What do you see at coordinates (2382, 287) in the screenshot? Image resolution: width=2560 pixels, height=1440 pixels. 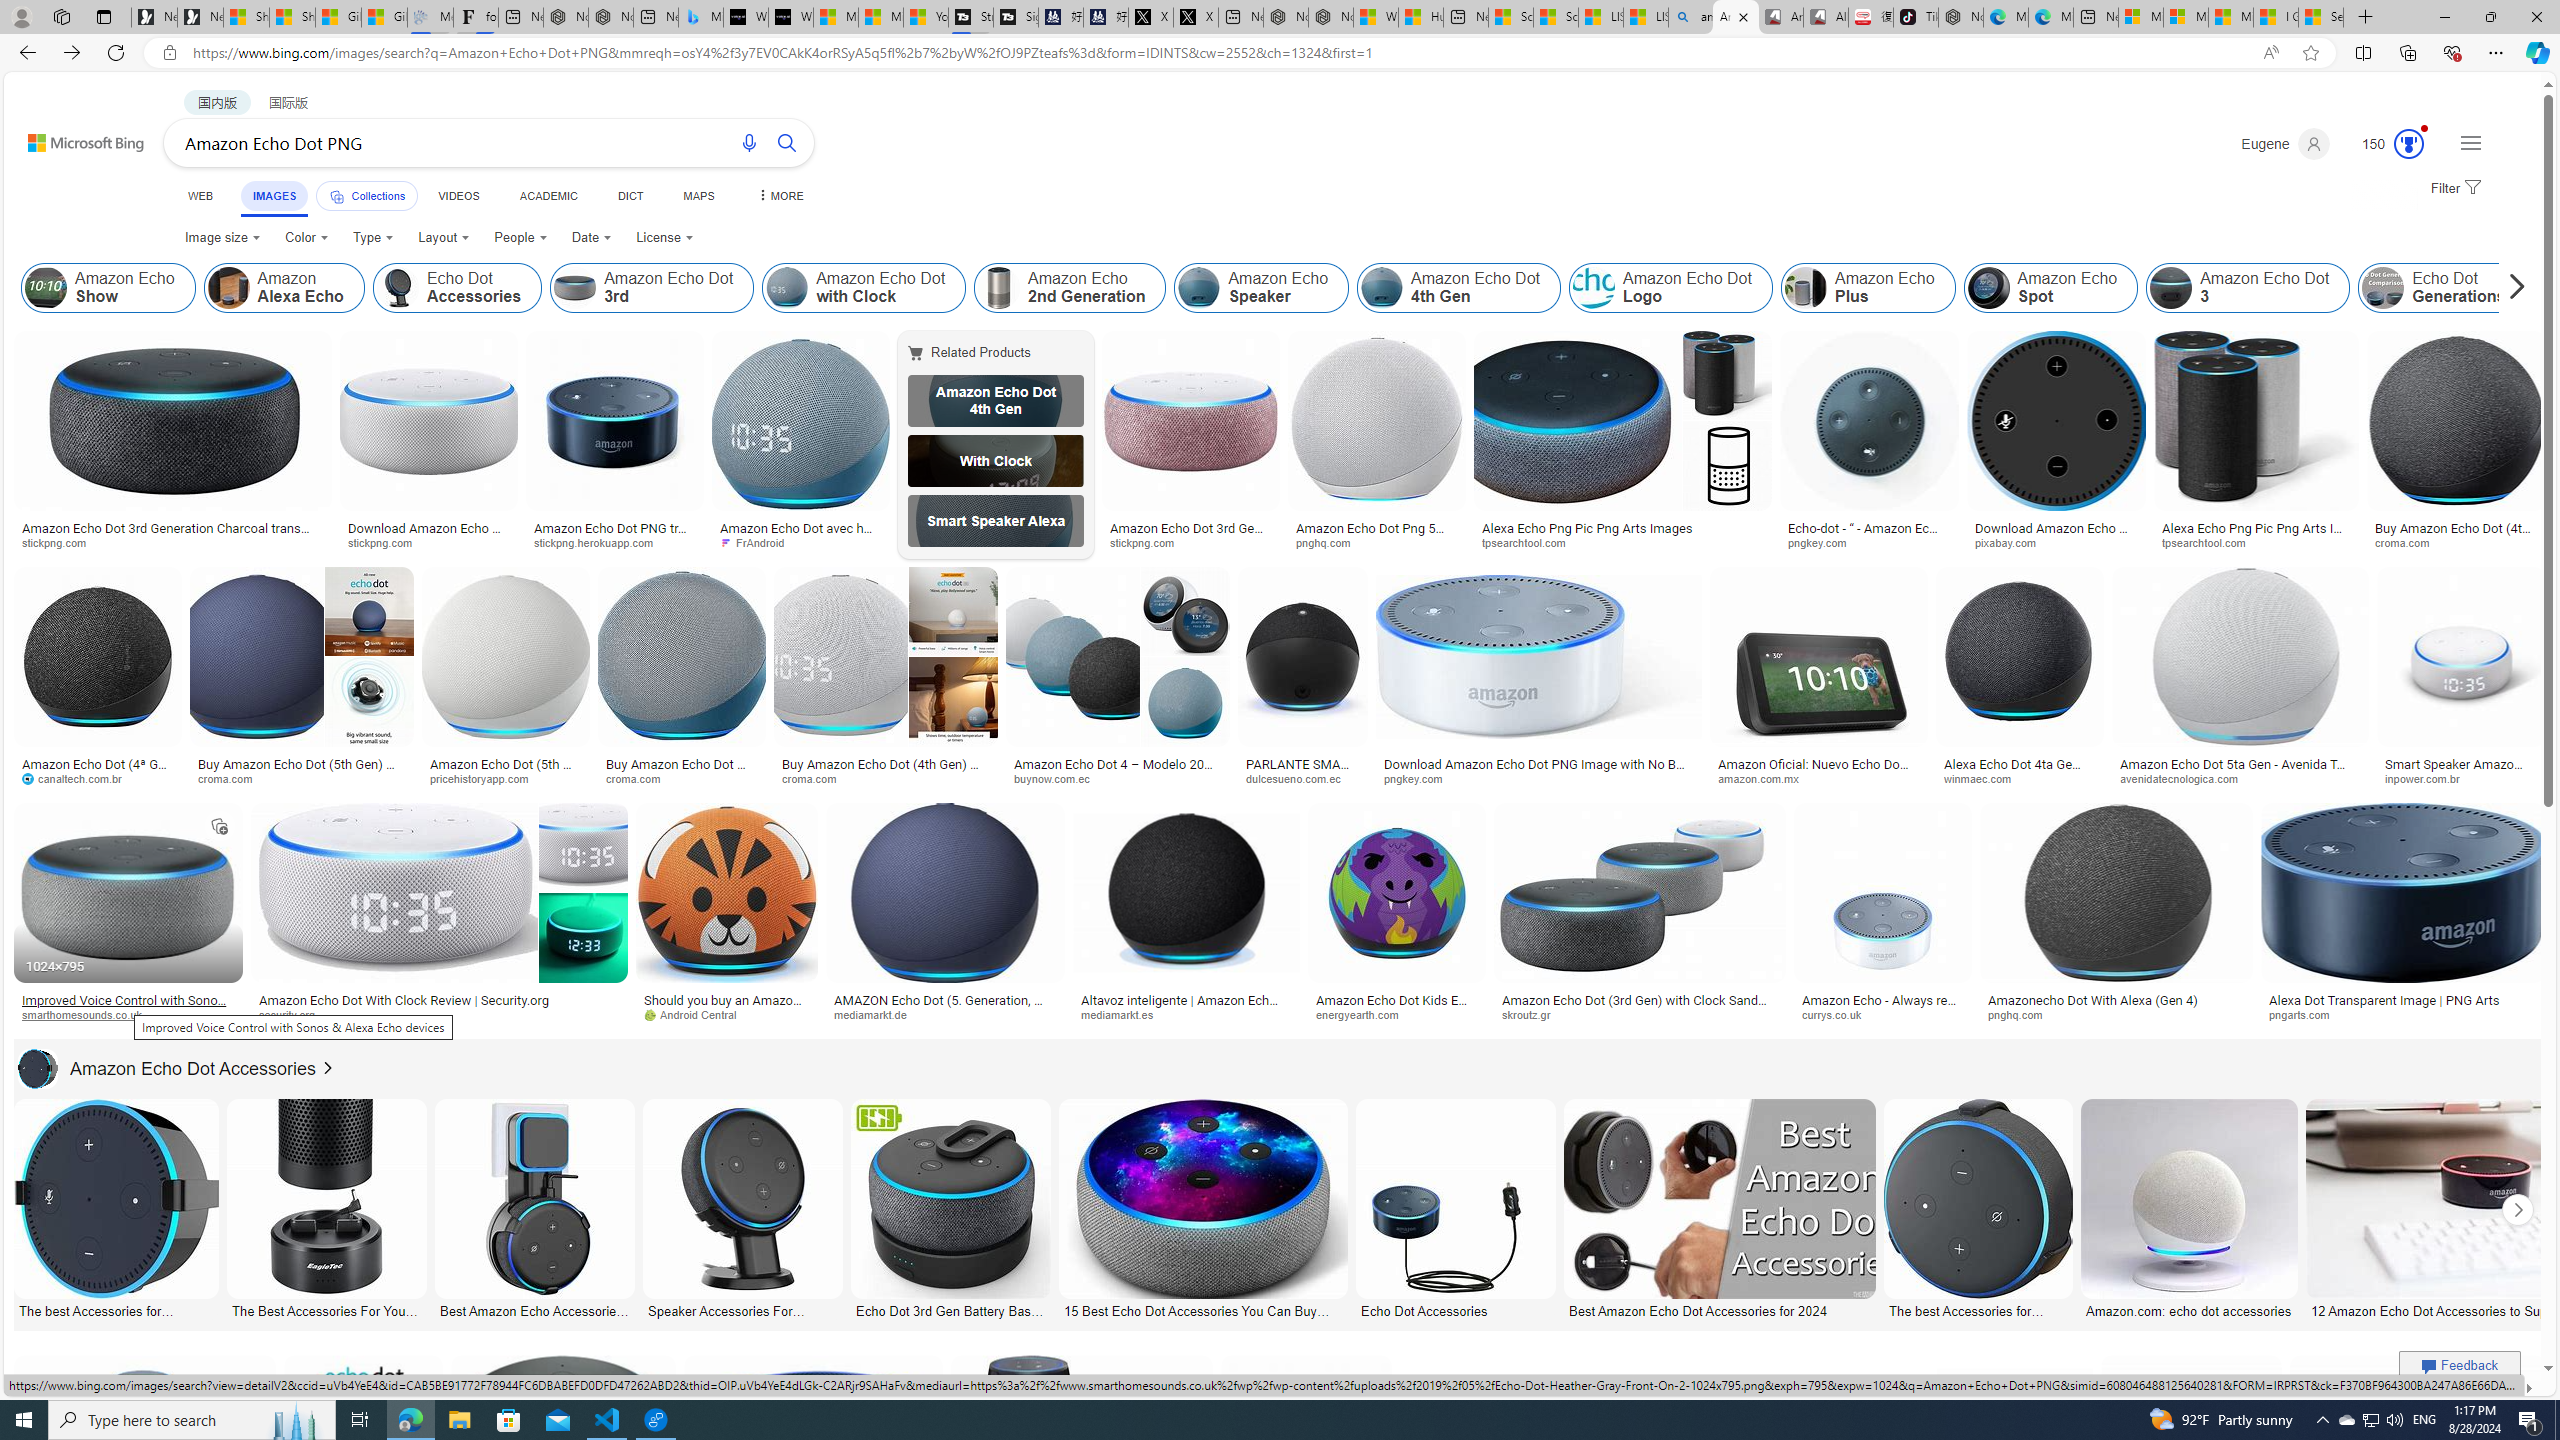 I see `'Echo Dot Generations'` at bounding box center [2382, 287].